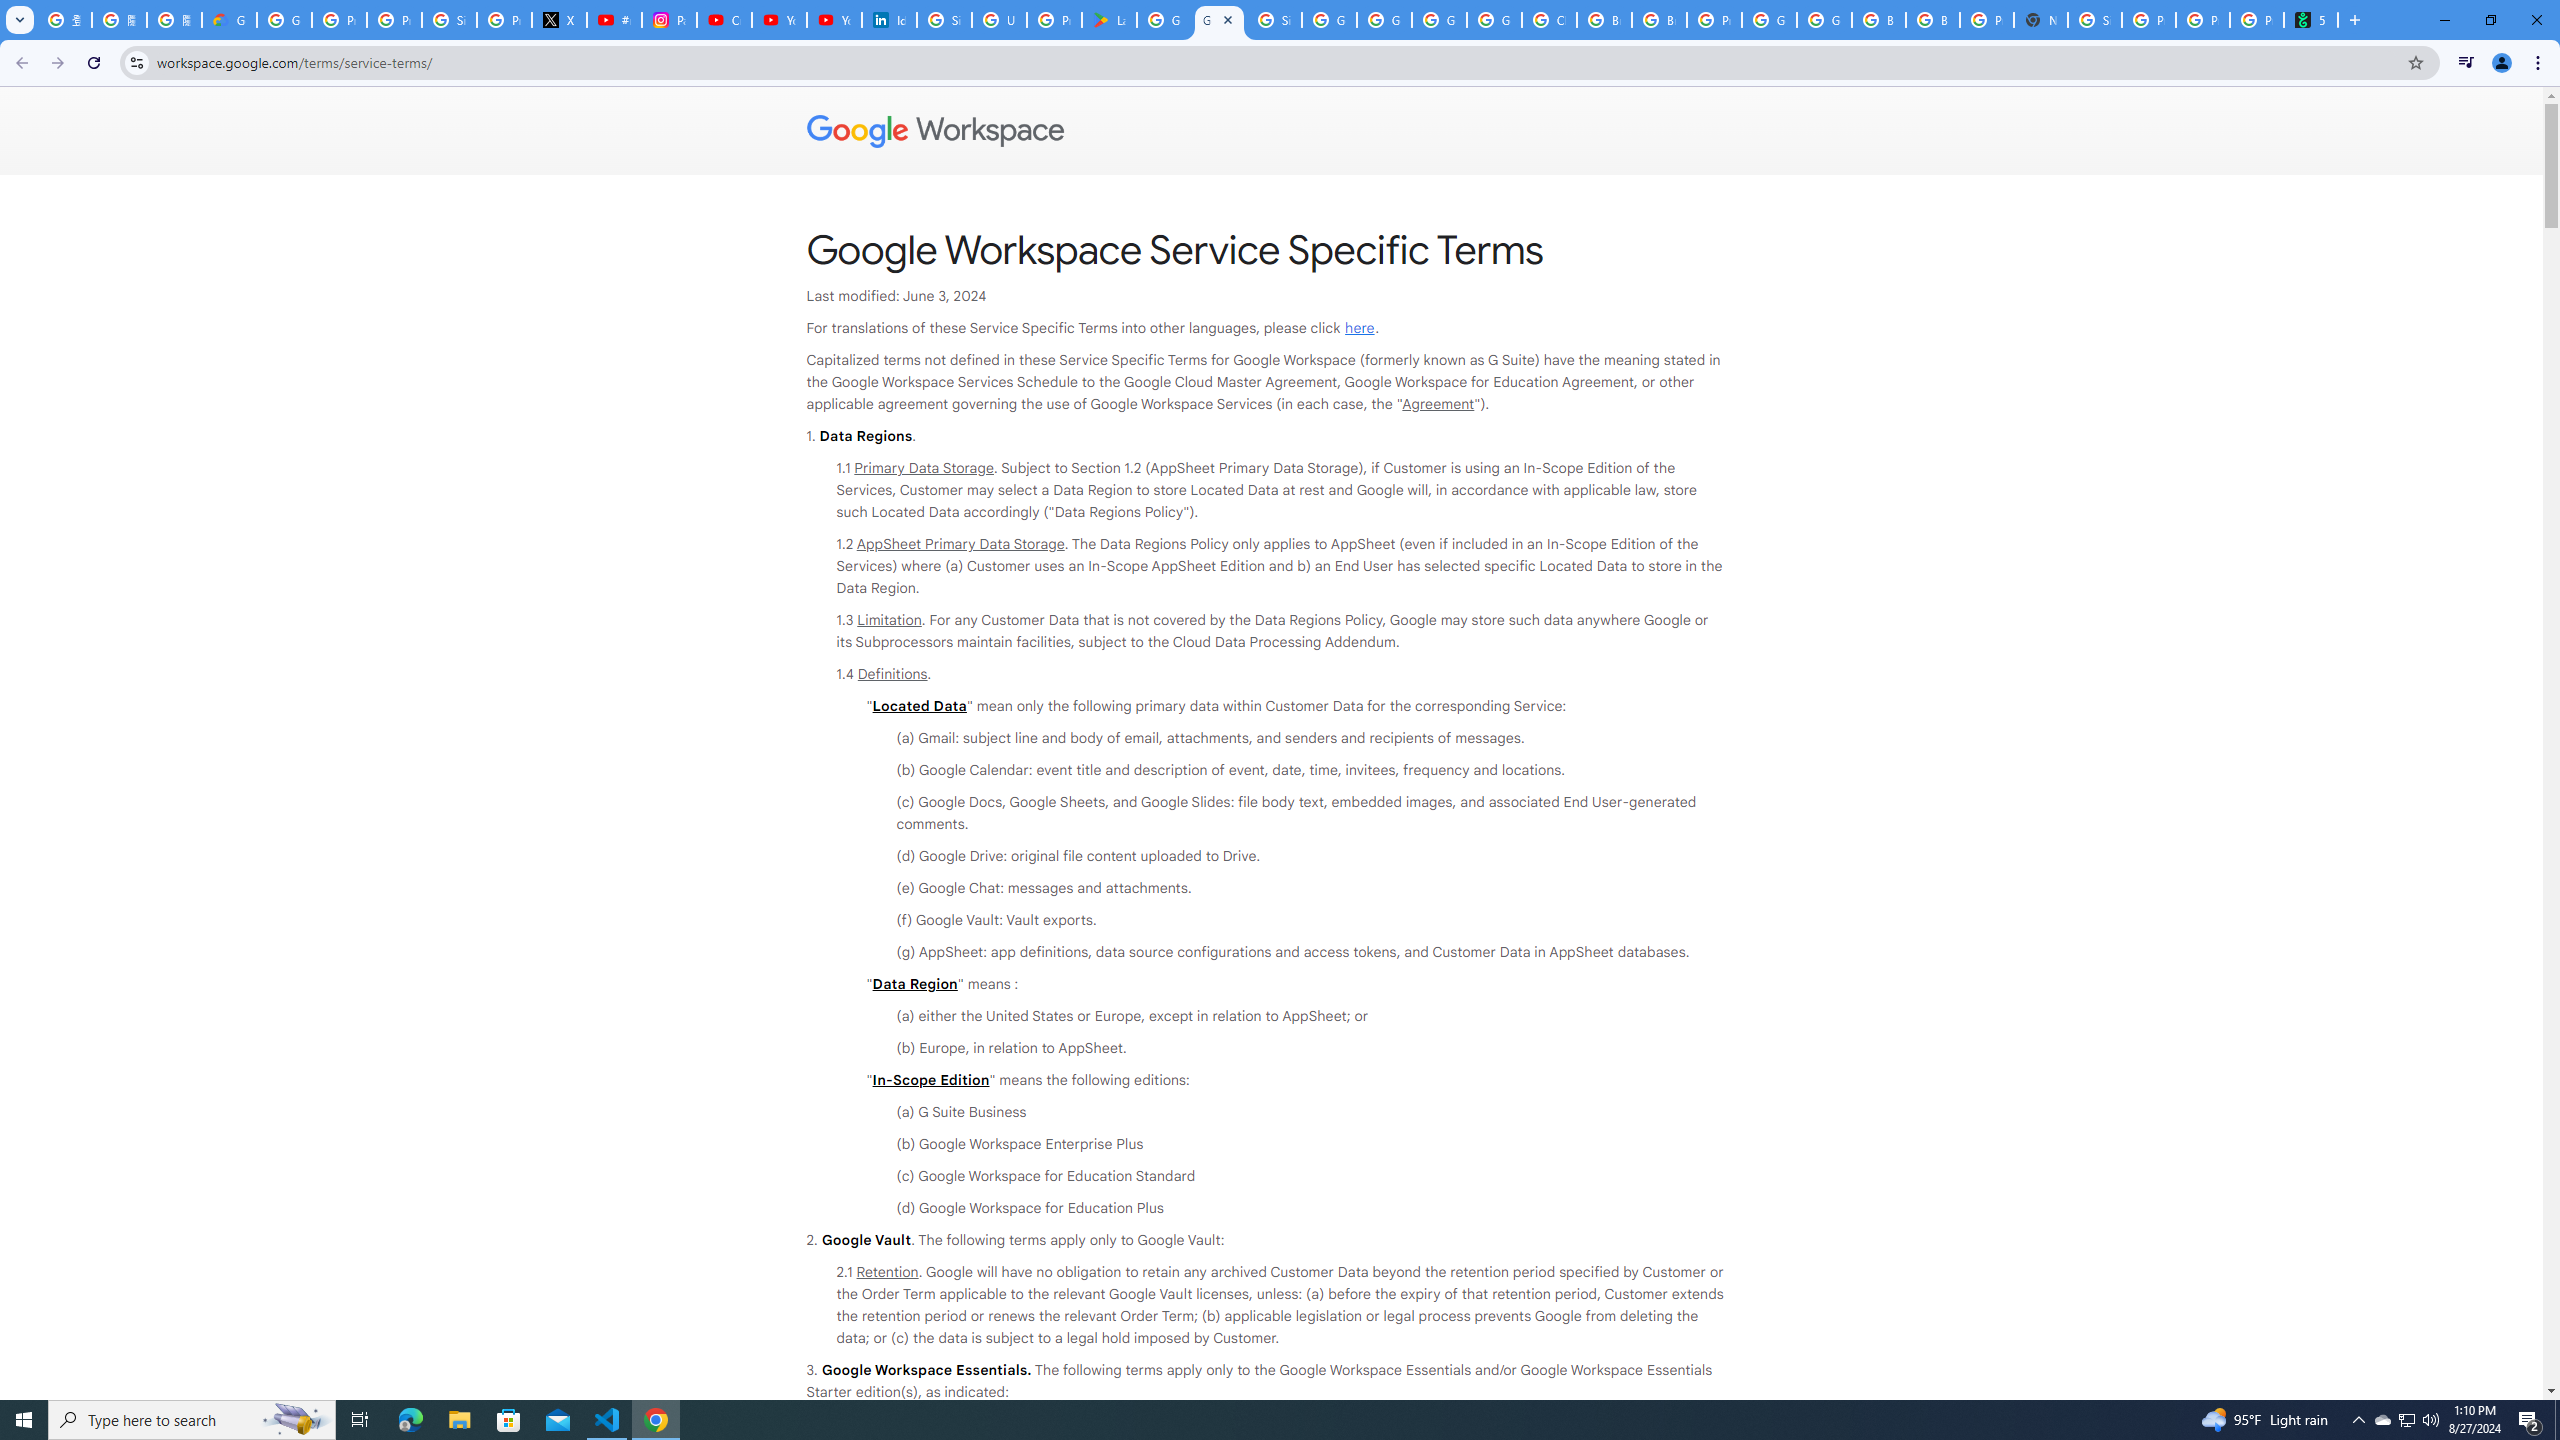 Image resolution: width=2560 pixels, height=1440 pixels. I want to click on 'Google Cloud Platform', so click(1823, 19).